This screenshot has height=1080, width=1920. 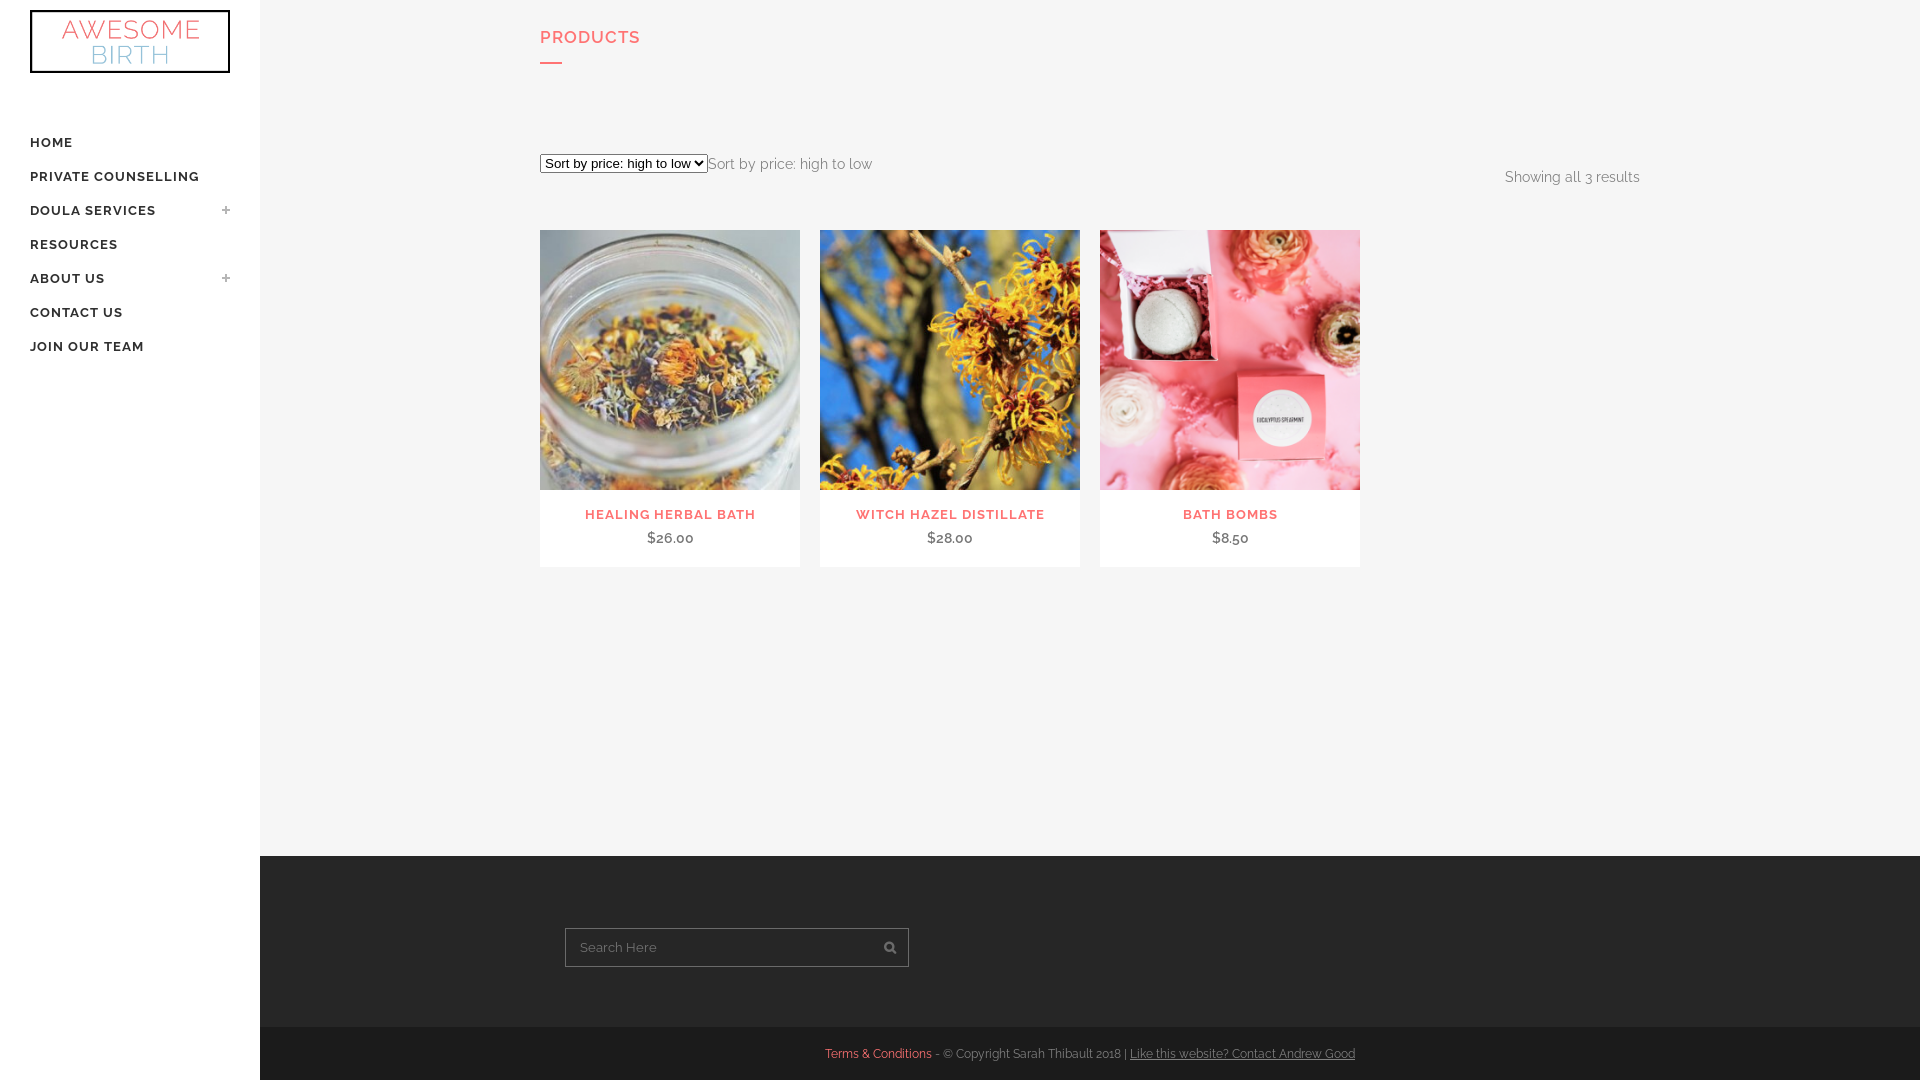 What do you see at coordinates (1129, 1052) in the screenshot?
I see `'Like this website? Contact Andrew Good'` at bounding box center [1129, 1052].